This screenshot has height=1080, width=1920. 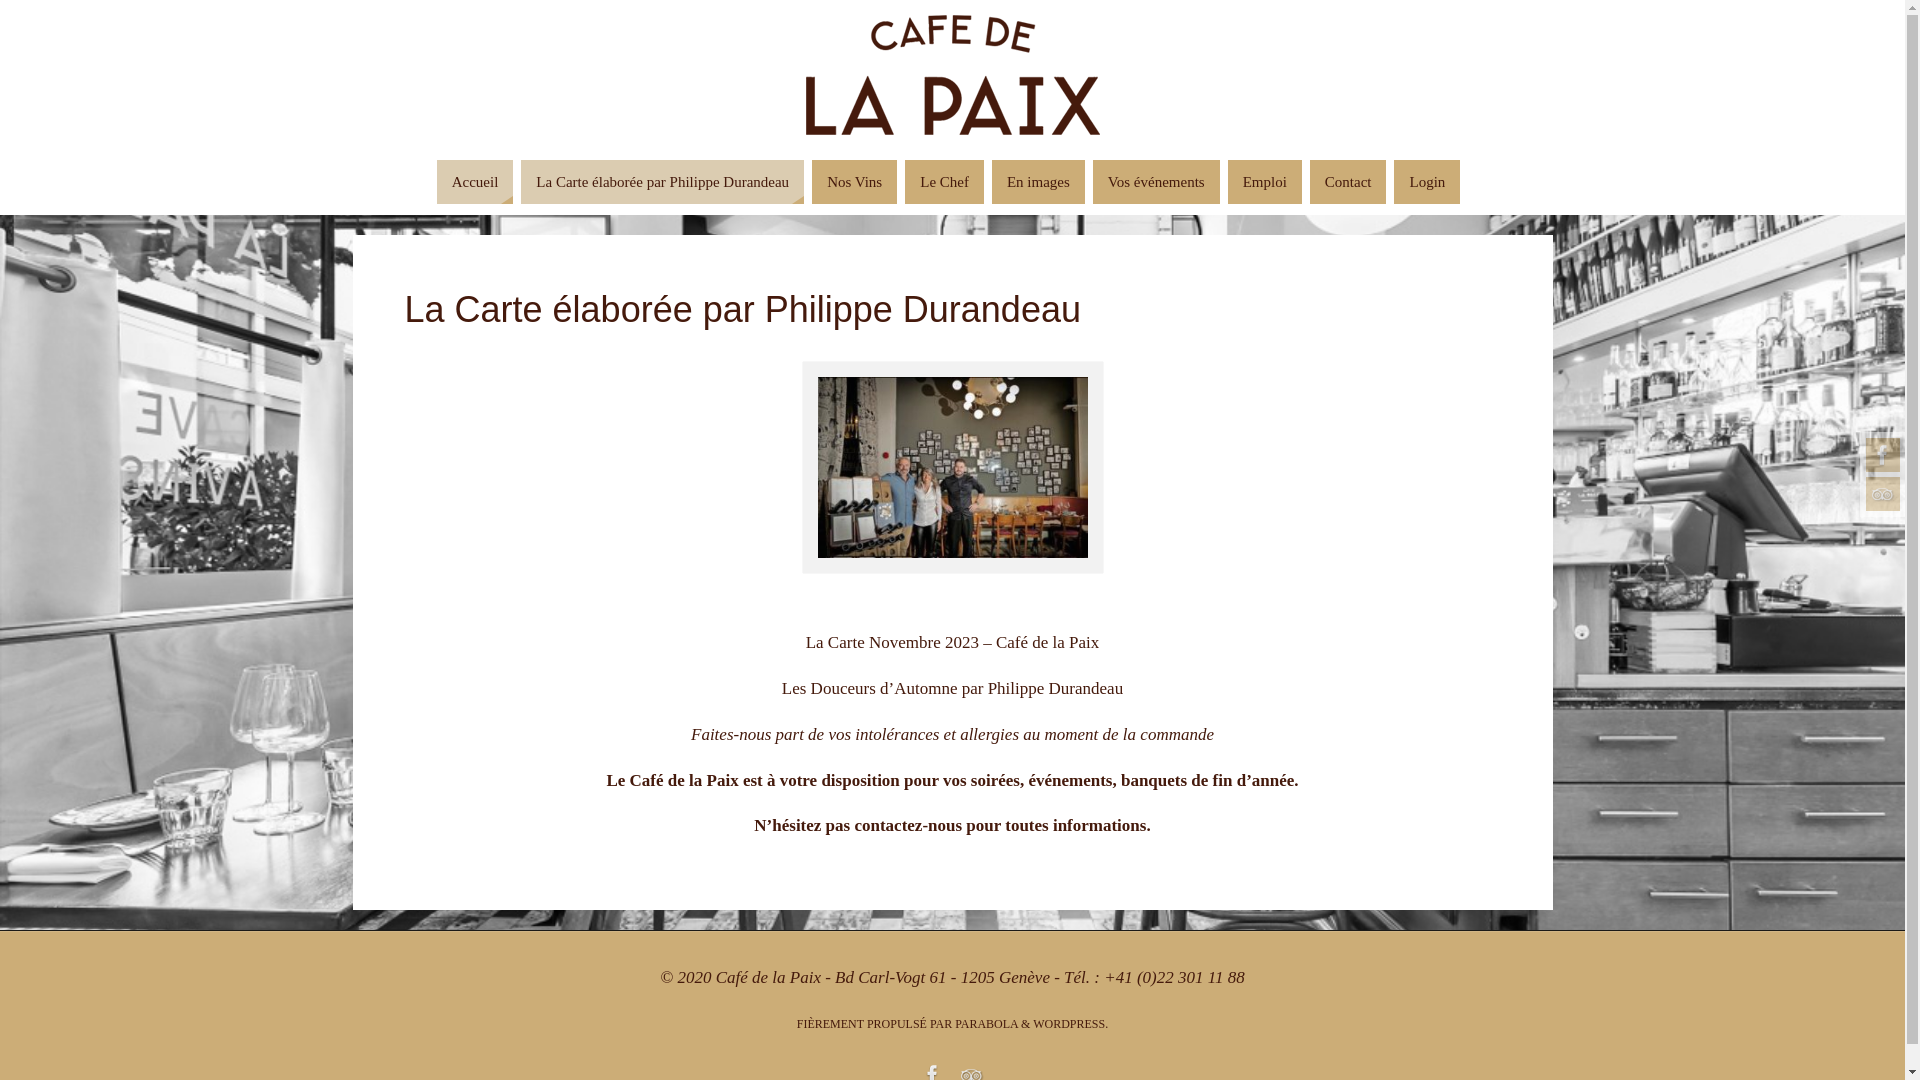 I want to click on 'Emploi', so click(x=1264, y=181).